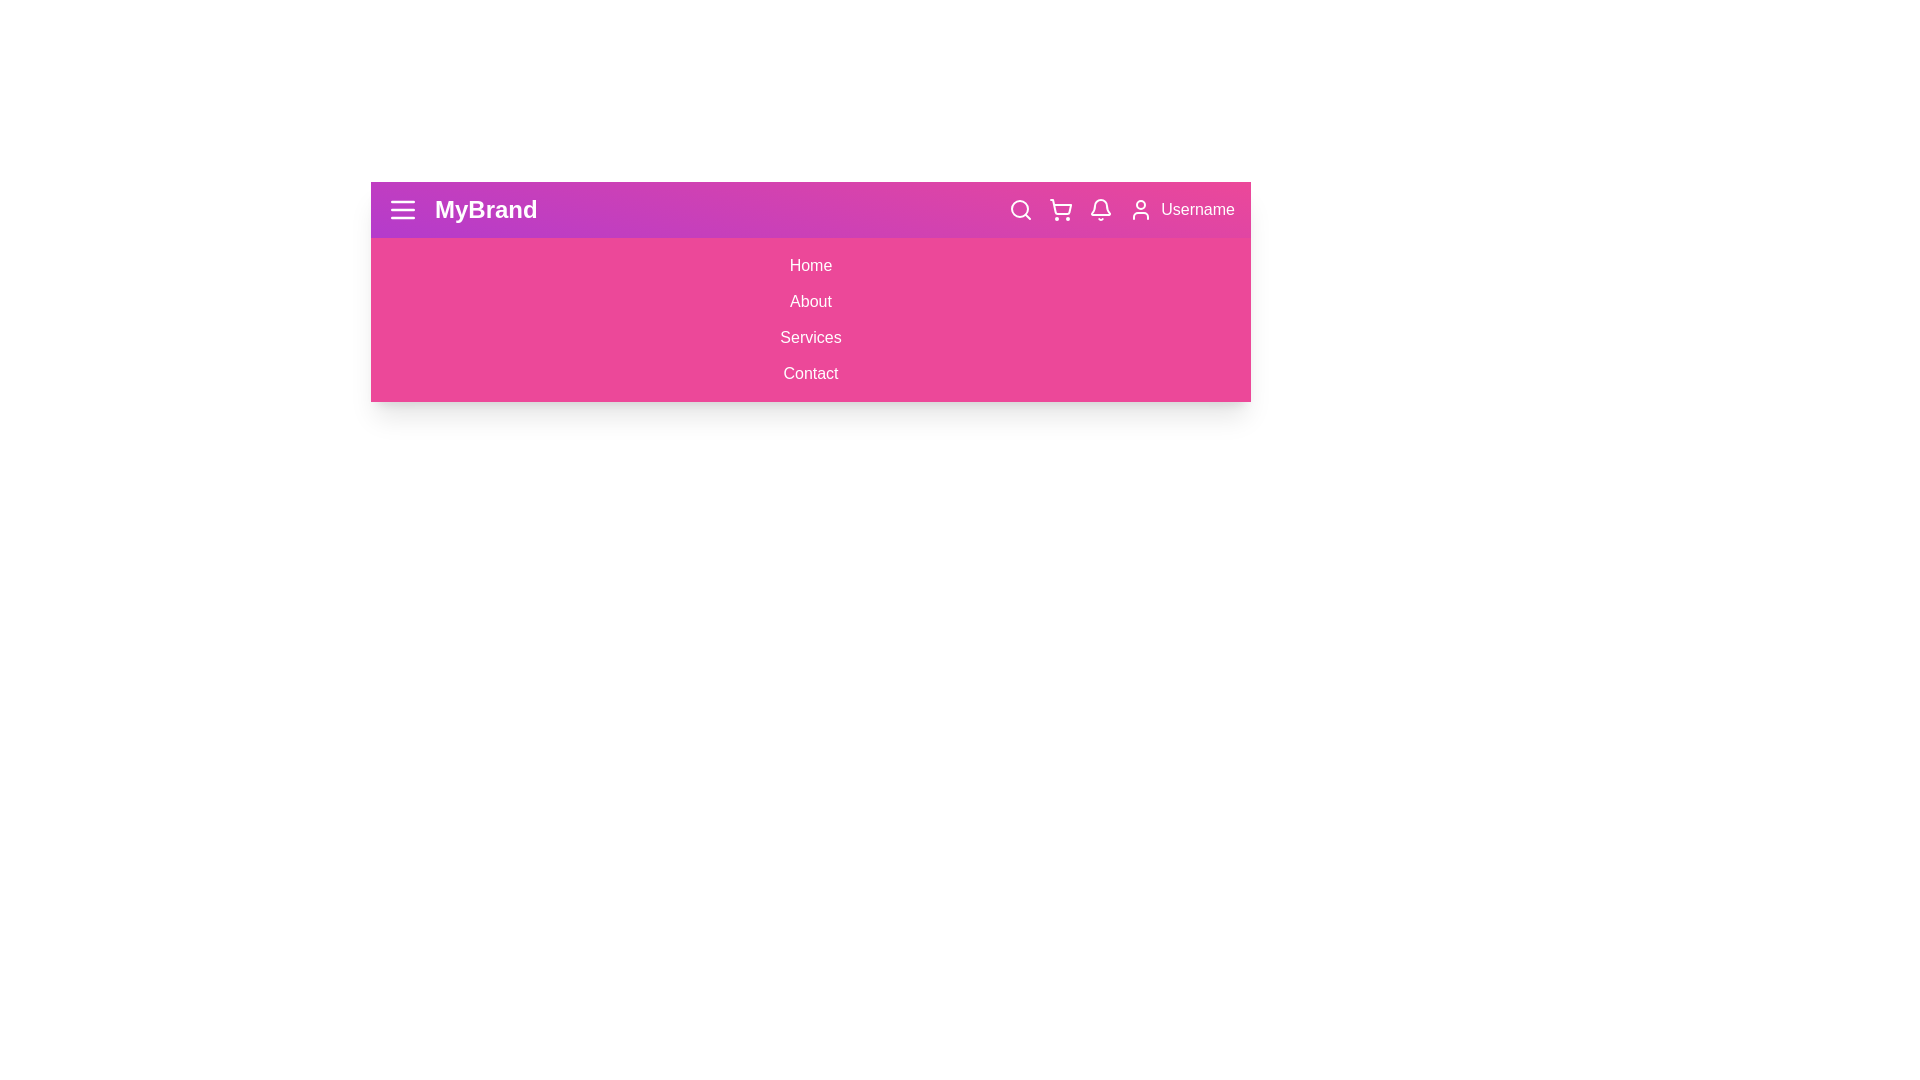 The height and width of the screenshot is (1080, 1920). I want to click on the menu button to toggle the visibility of the menu, so click(402, 209).